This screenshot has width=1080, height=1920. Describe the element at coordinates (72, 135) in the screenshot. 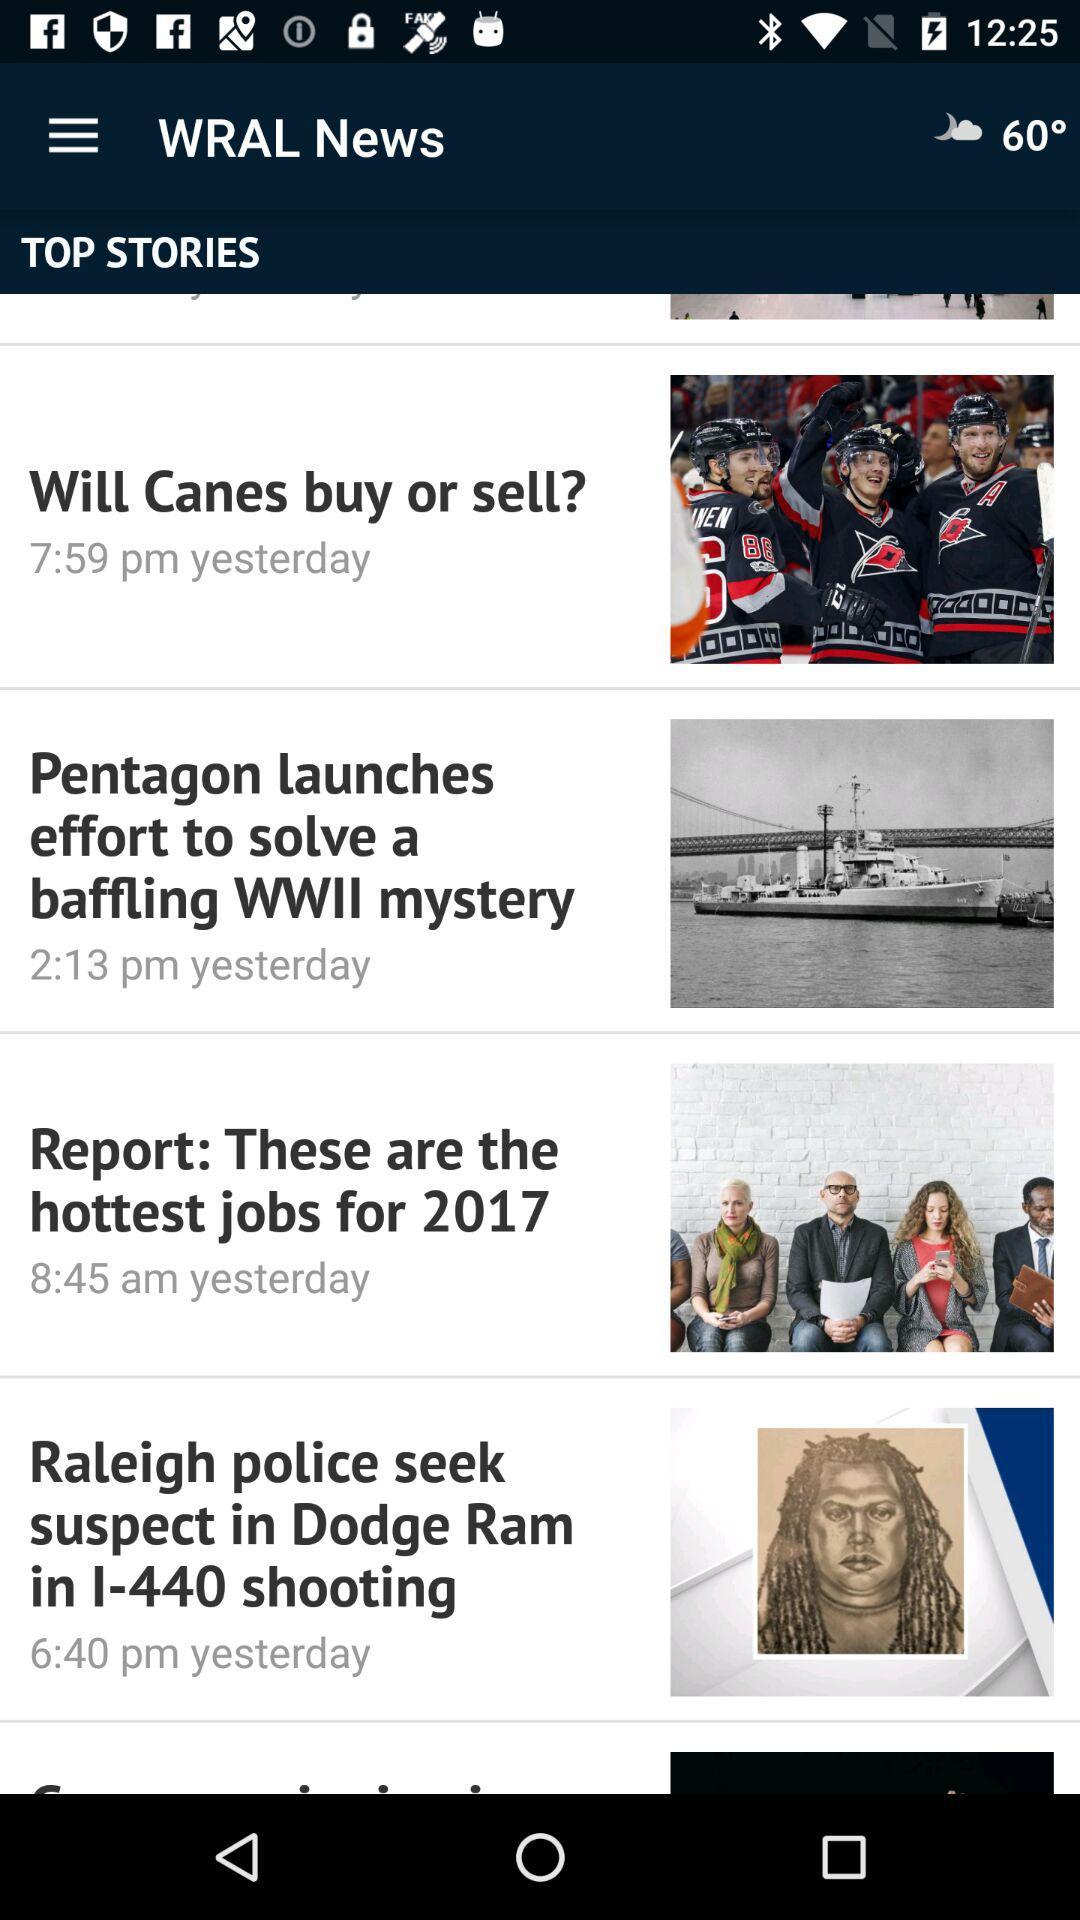

I see `item next to the wral news app` at that location.